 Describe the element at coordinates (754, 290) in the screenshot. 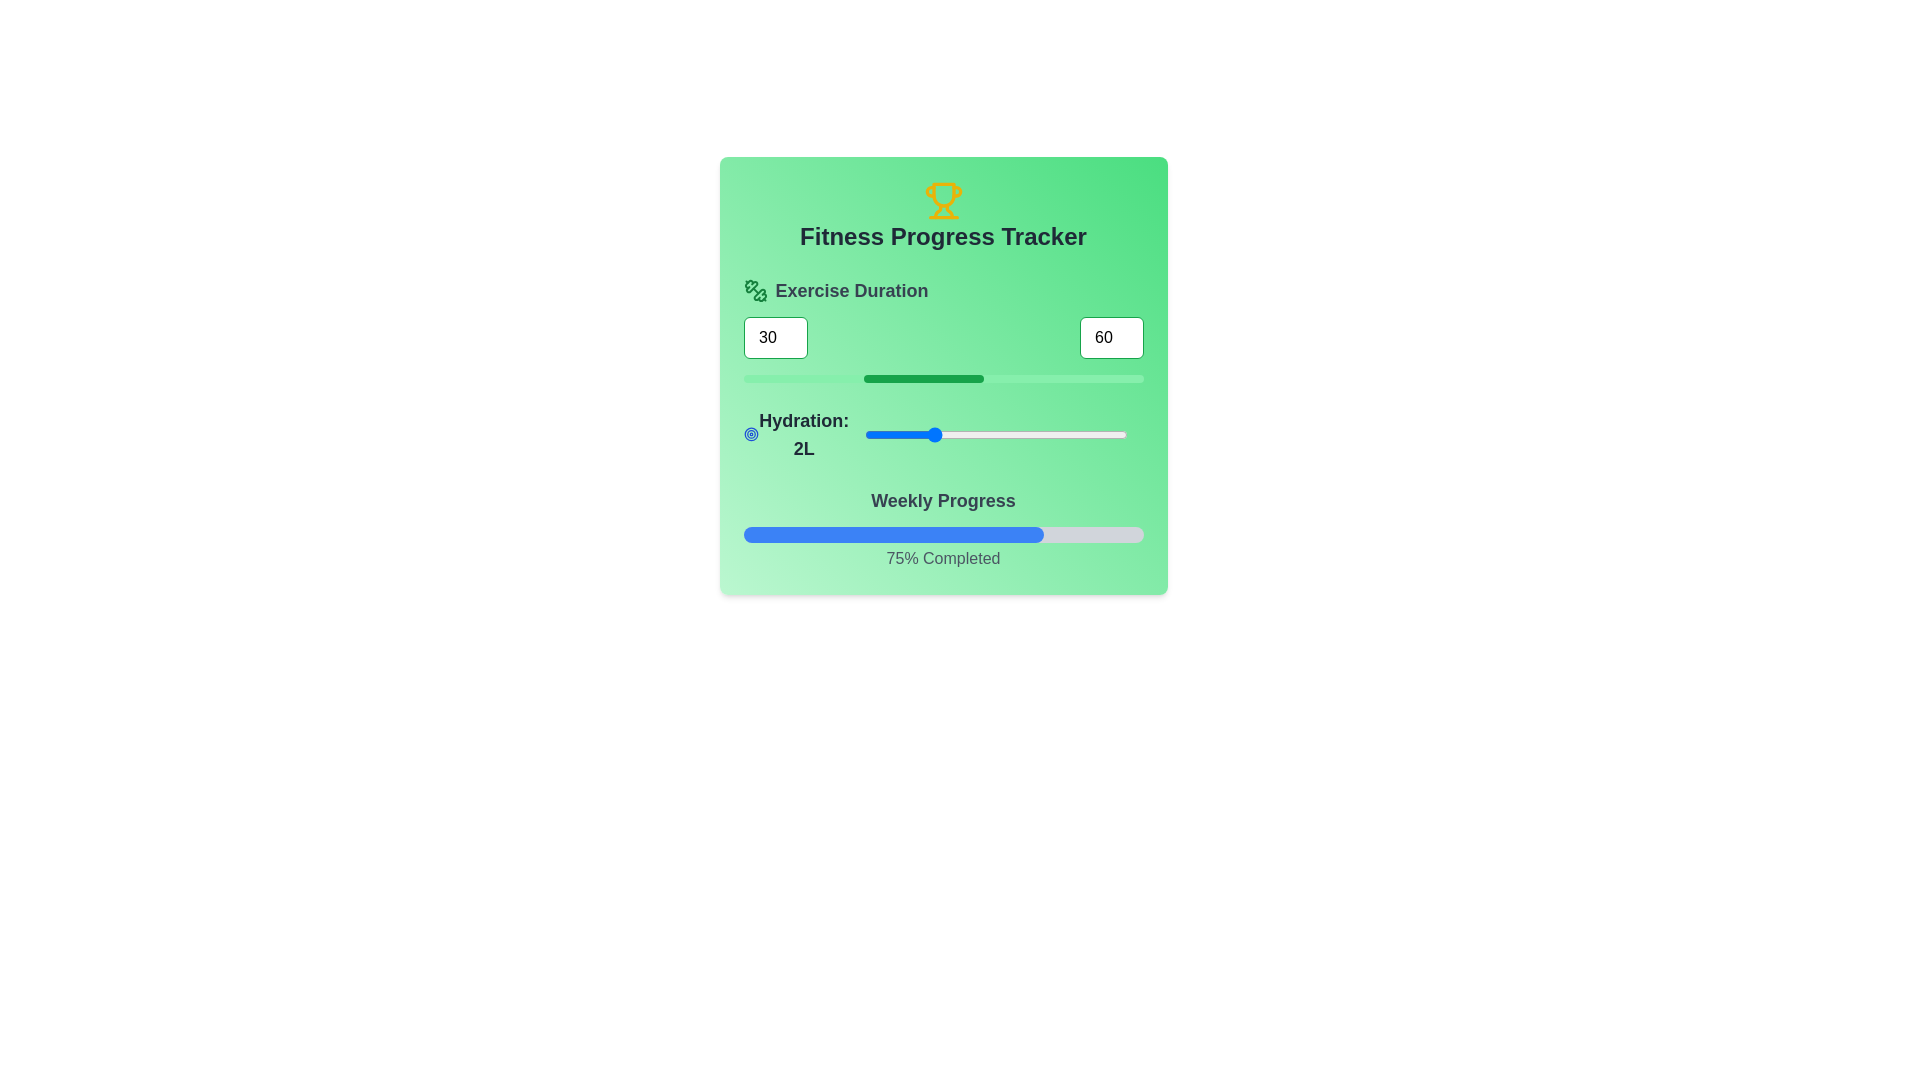

I see `the green dumbbell icon located to the left of the 'Exercise Duration' label in the Fitness Progress Tracker interface` at that location.